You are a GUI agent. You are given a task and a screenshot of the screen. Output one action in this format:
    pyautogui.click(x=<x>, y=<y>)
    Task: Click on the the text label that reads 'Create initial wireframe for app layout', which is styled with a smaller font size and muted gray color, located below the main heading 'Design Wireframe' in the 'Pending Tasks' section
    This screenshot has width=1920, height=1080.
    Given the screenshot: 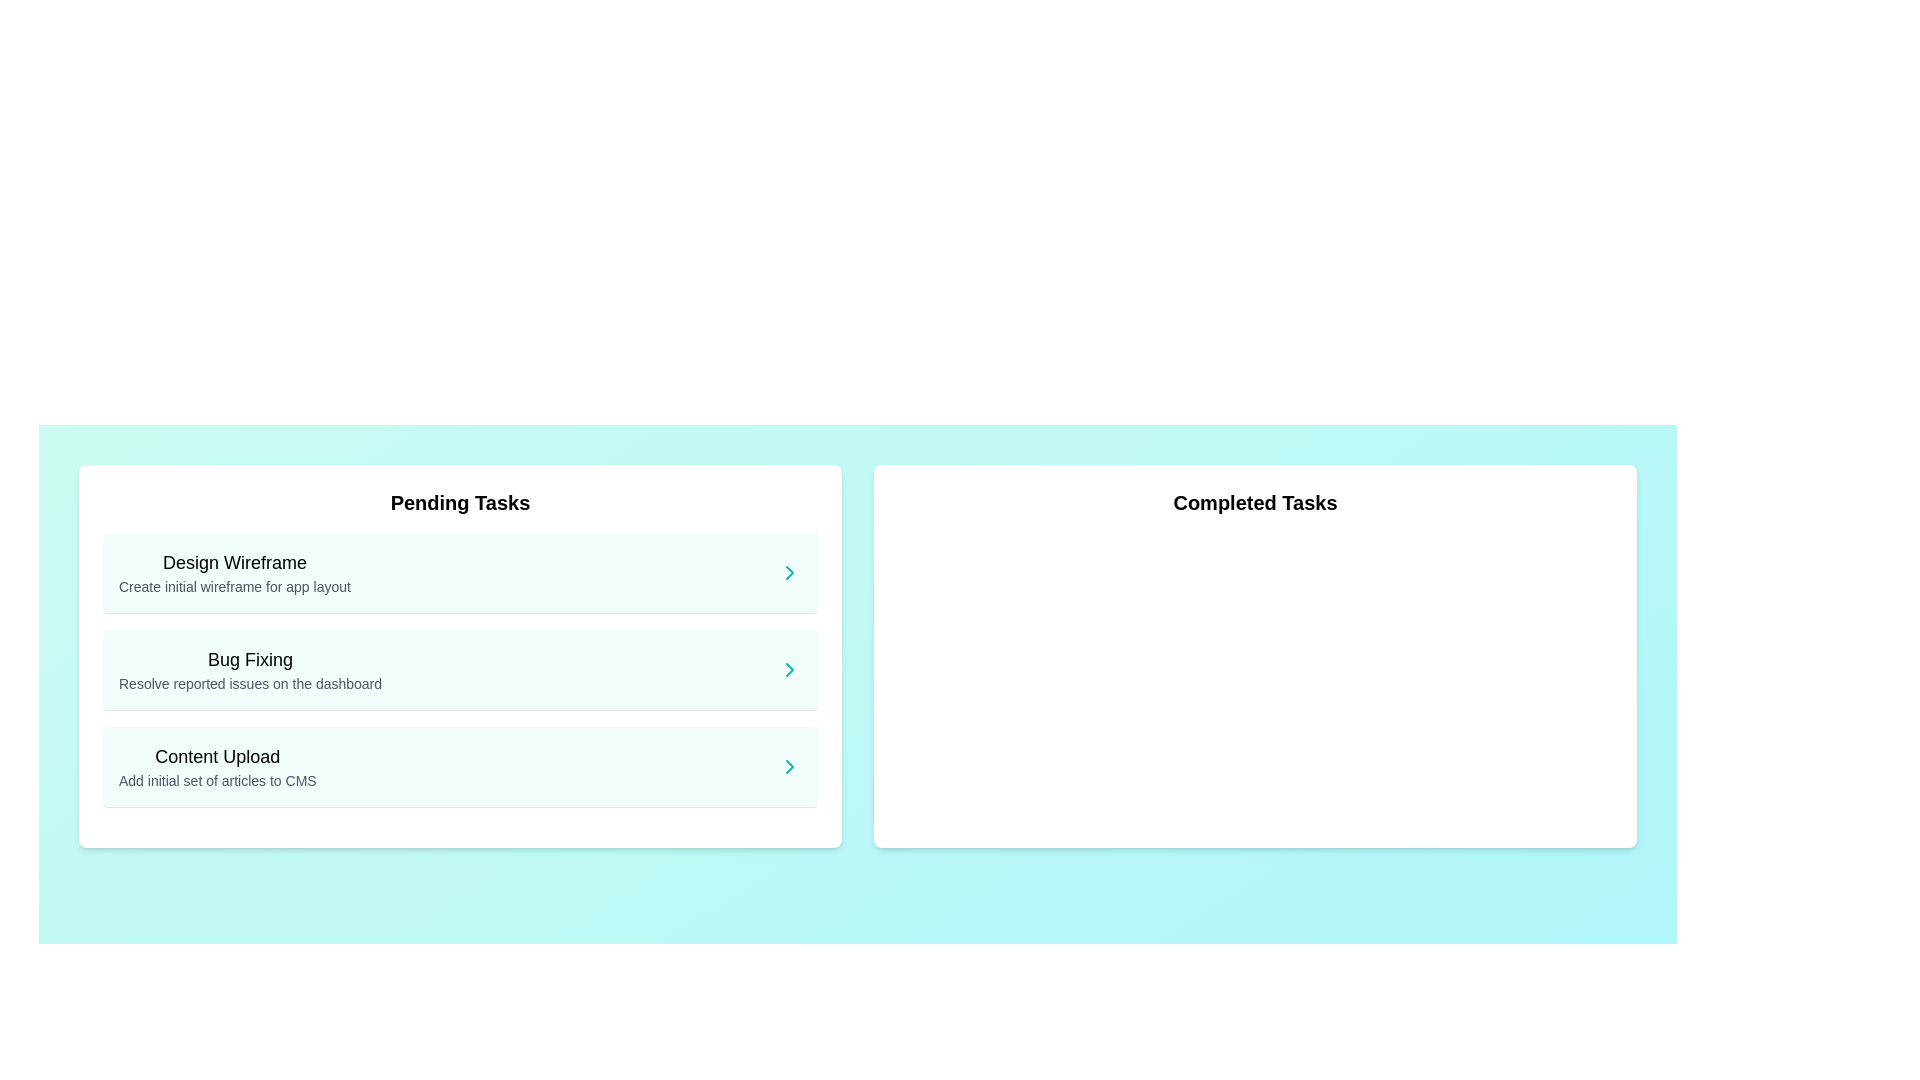 What is the action you would take?
    pyautogui.click(x=235, y=585)
    